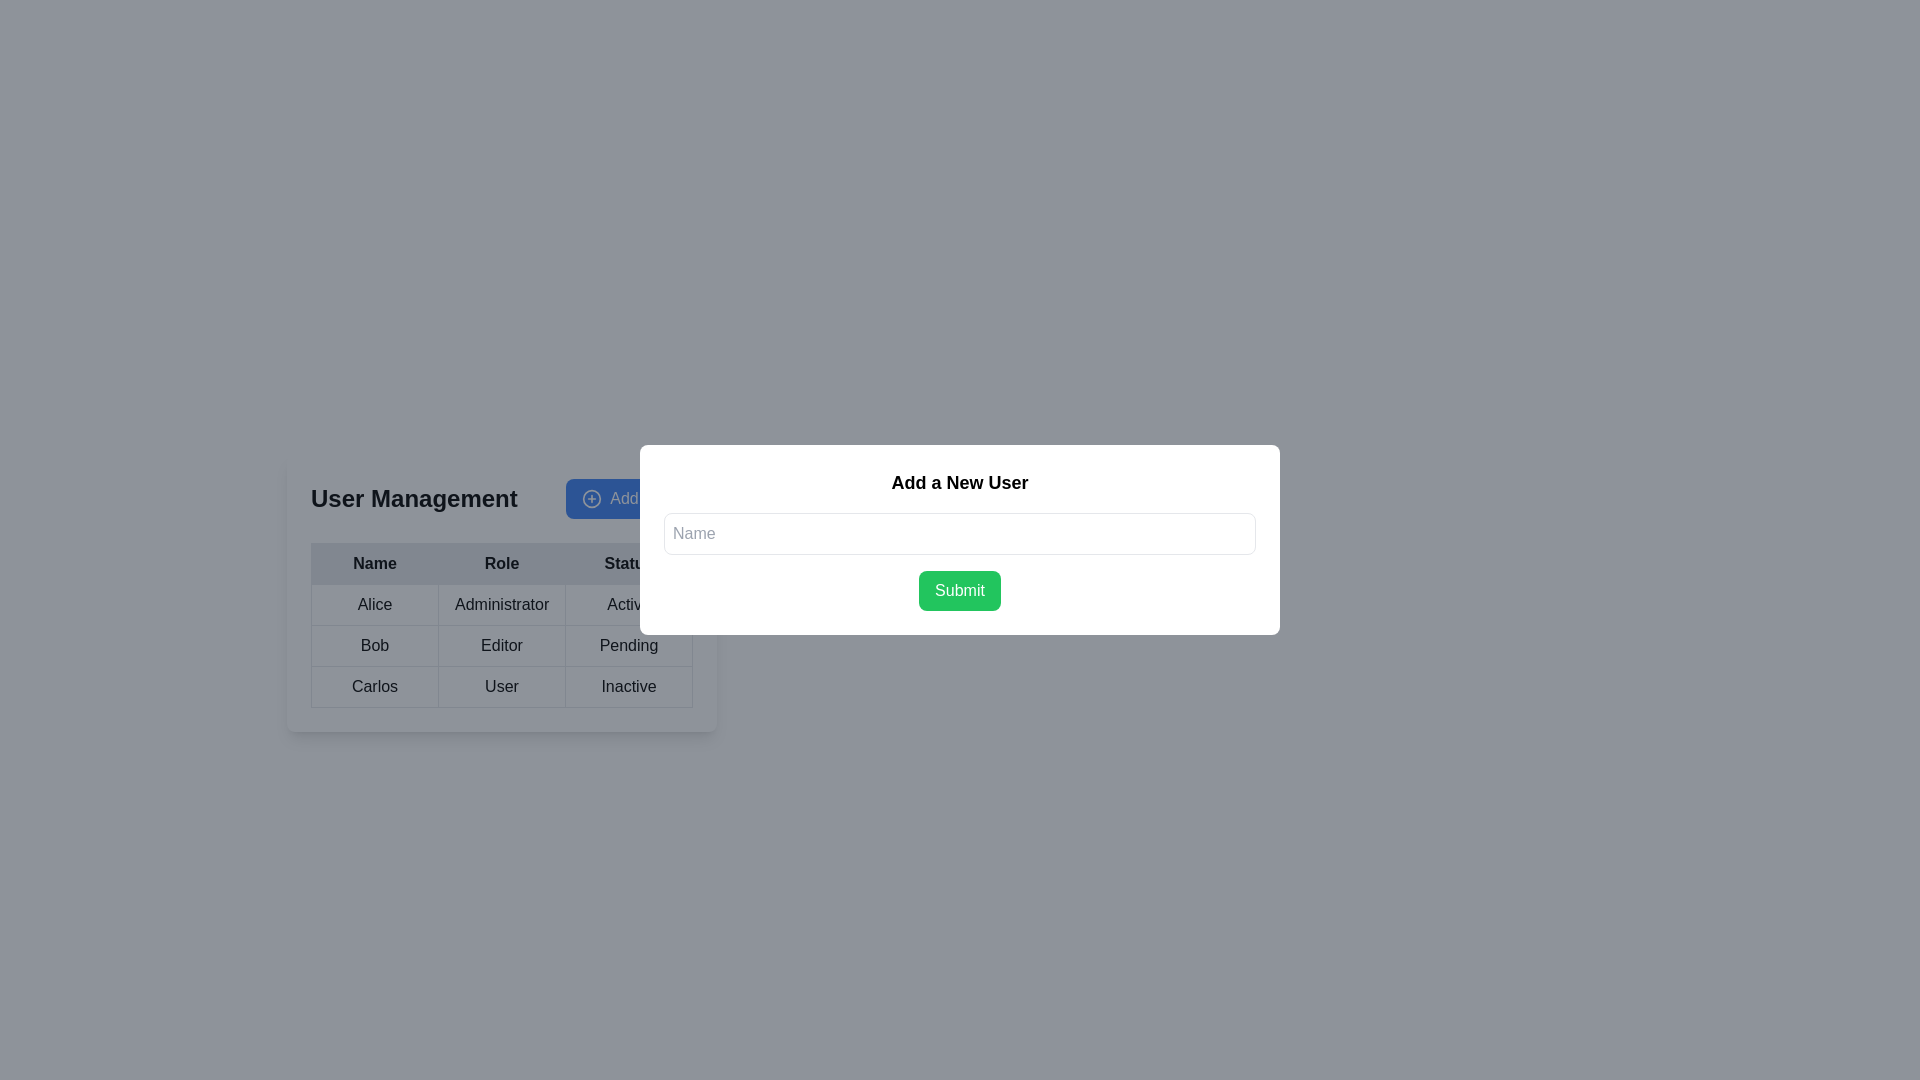 The width and height of the screenshot is (1920, 1080). What do you see at coordinates (502, 685) in the screenshot?
I see `the role label indicating 'User' for the user 'Carlos' in the third row of the table` at bounding box center [502, 685].